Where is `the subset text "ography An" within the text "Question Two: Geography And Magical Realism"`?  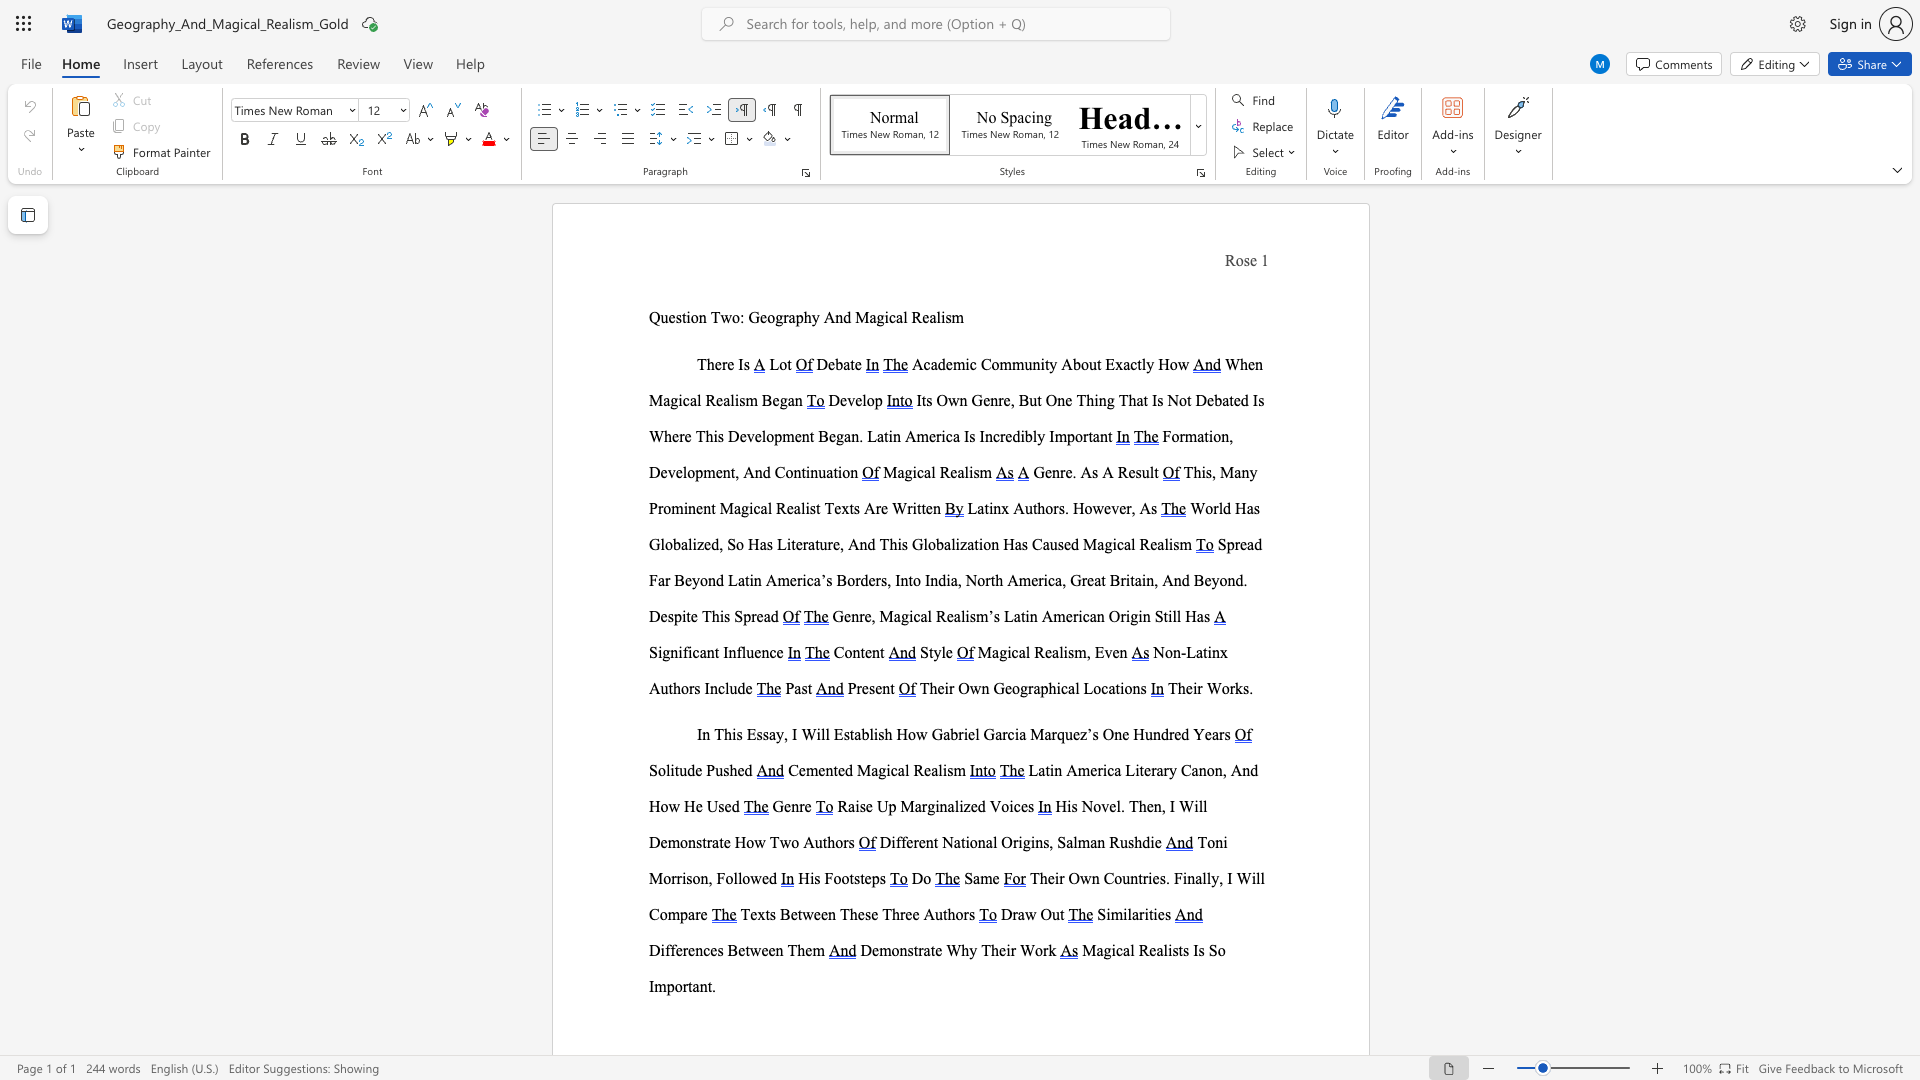
the subset text "ography An" within the text "Question Two: Geography And Magical Realism" is located at coordinates (766, 316).